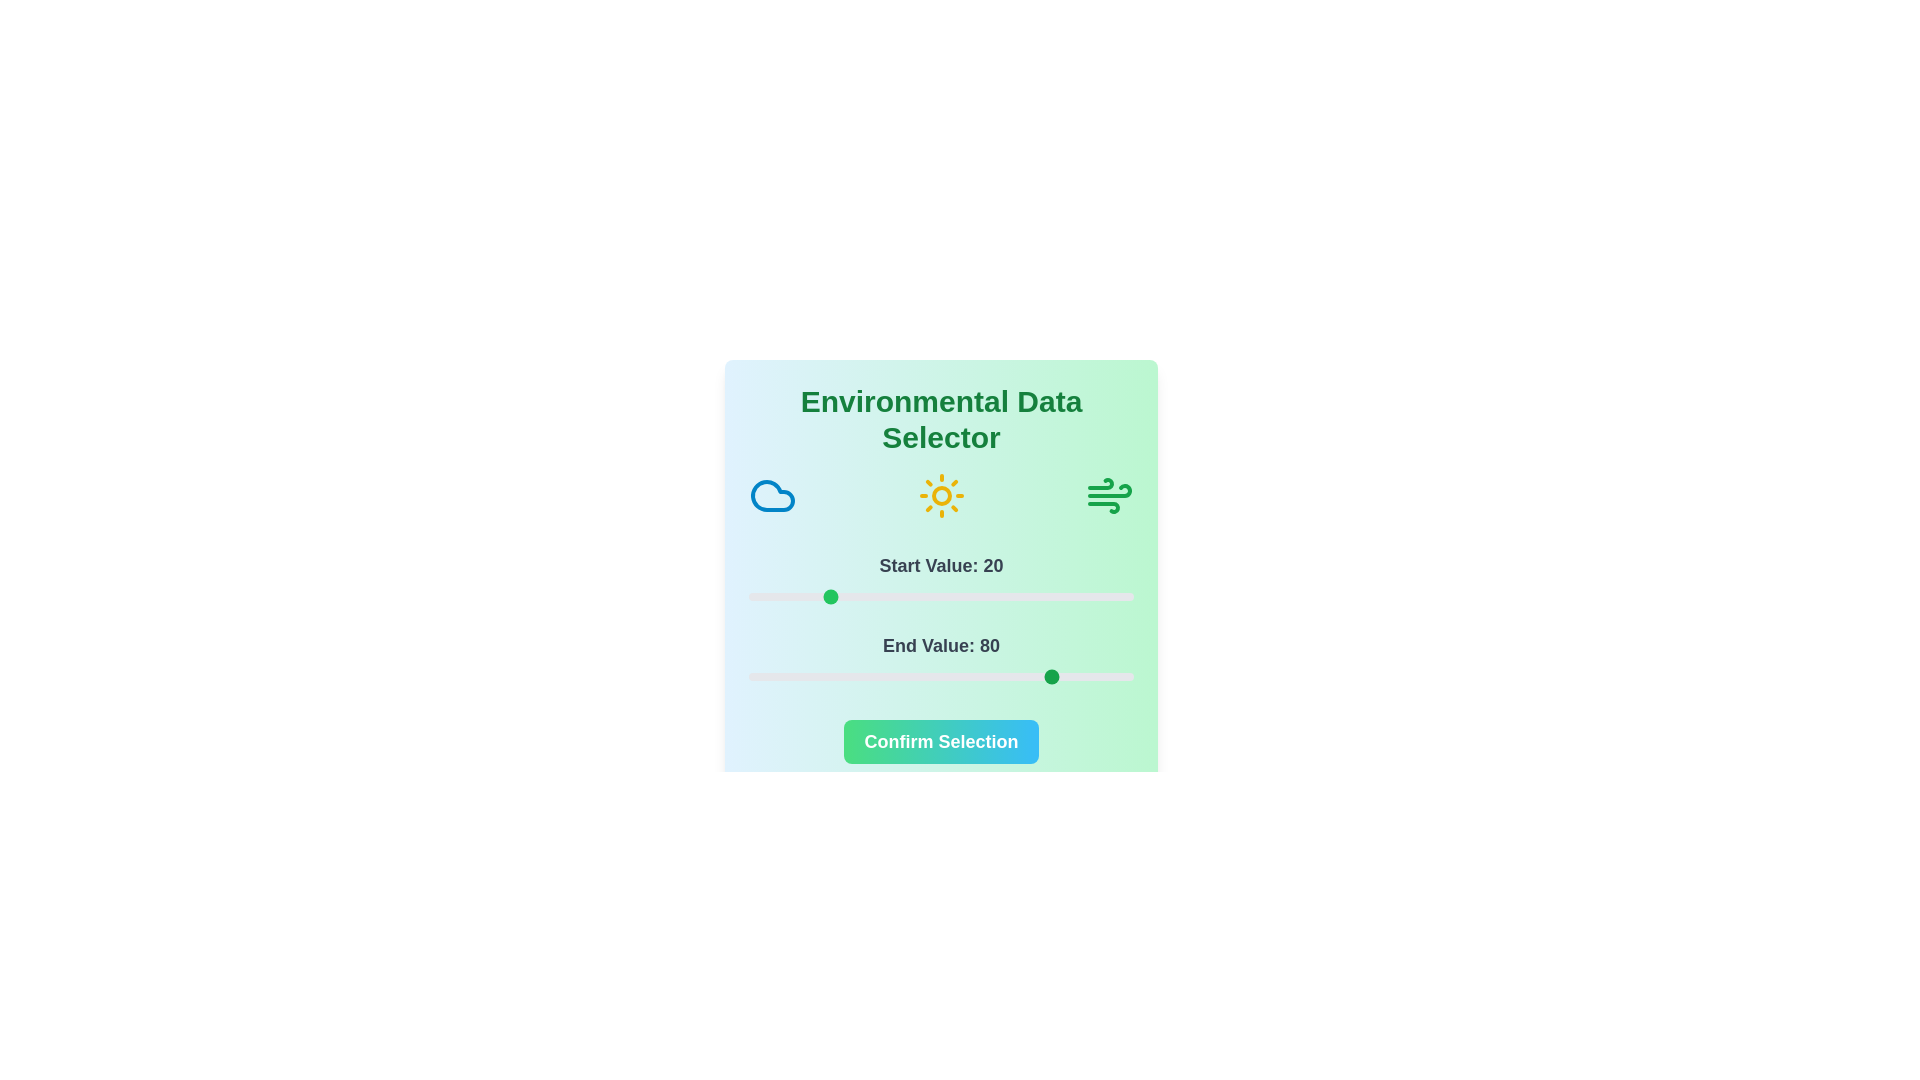  Describe the element at coordinates (763, 676) in the screenshot. I see `the slider` at that location.